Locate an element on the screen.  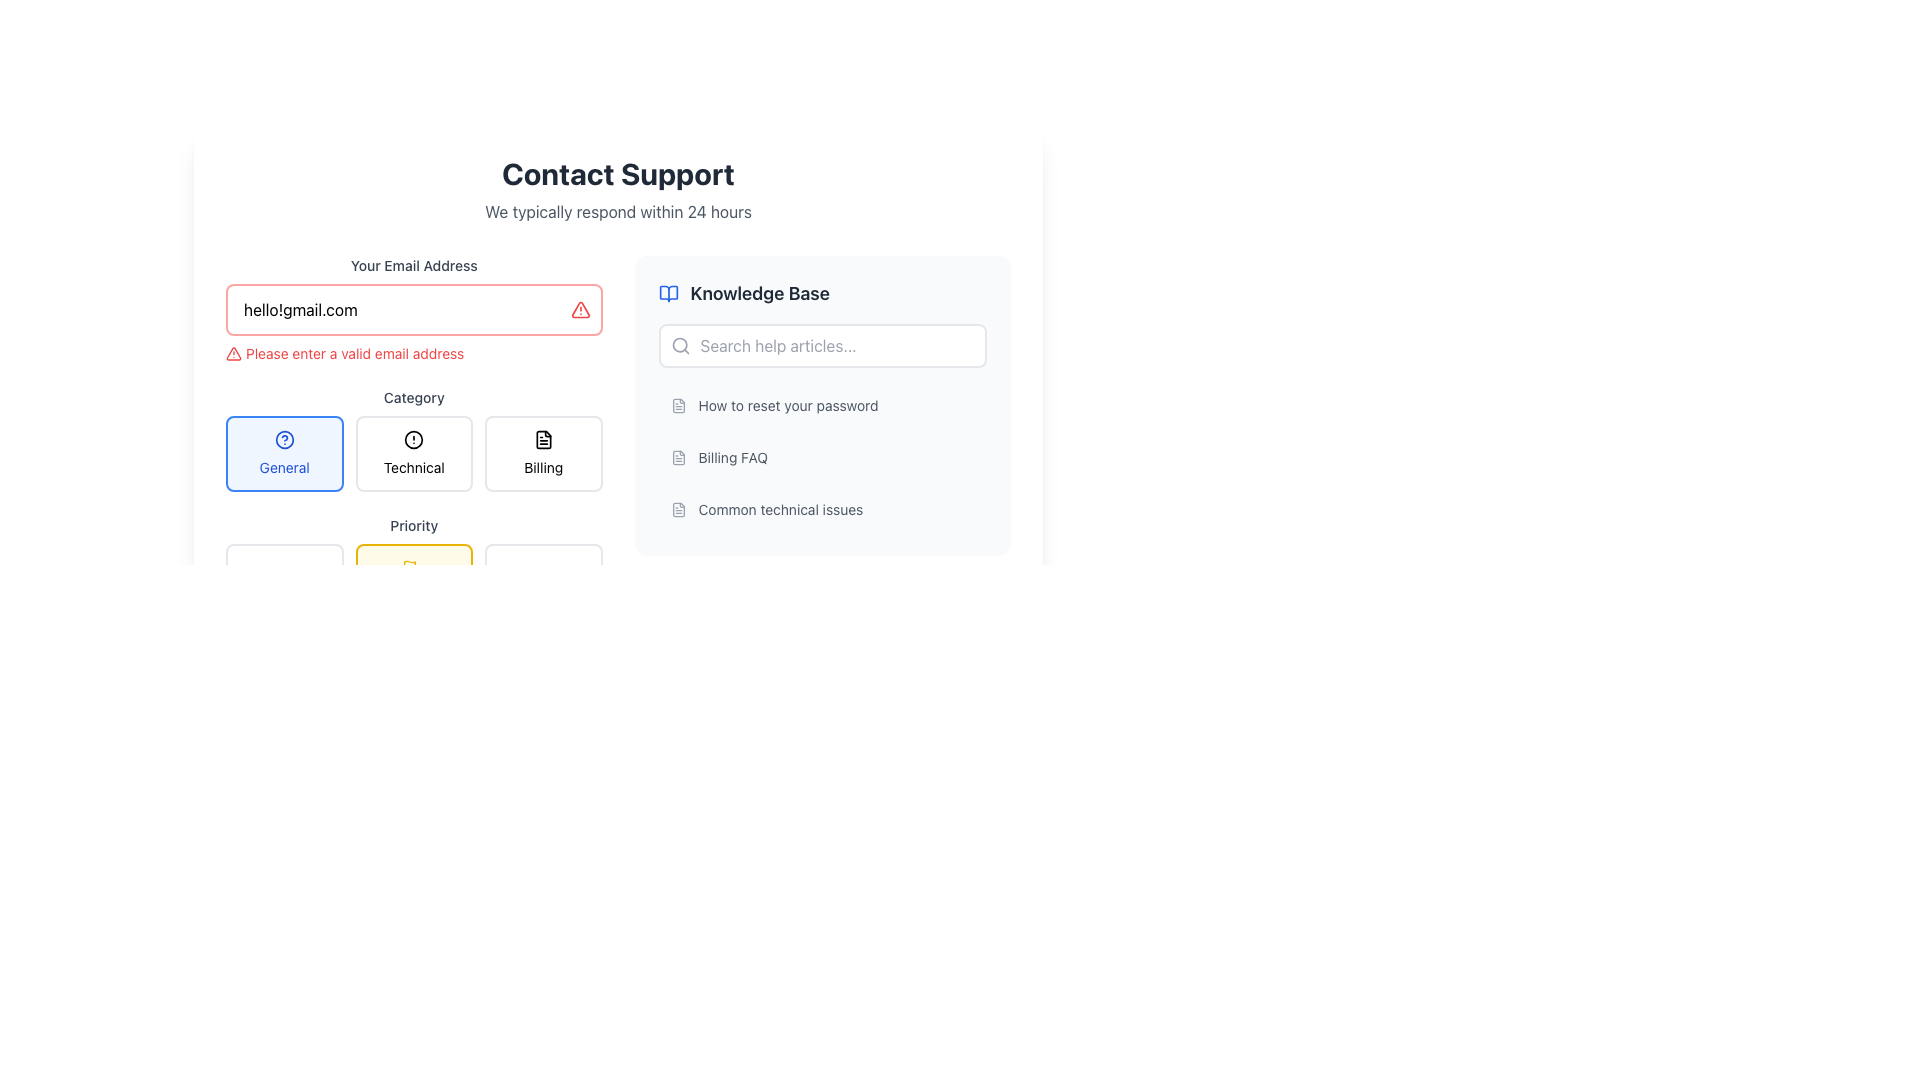
the 'Billing' button, which is a rectangular button with a light-gray border, featuring a document icon at the top and the text 'Billing' below it, located below the 'Category' section and to the right of the 'Technical' button is located at coordinates (543, 454).